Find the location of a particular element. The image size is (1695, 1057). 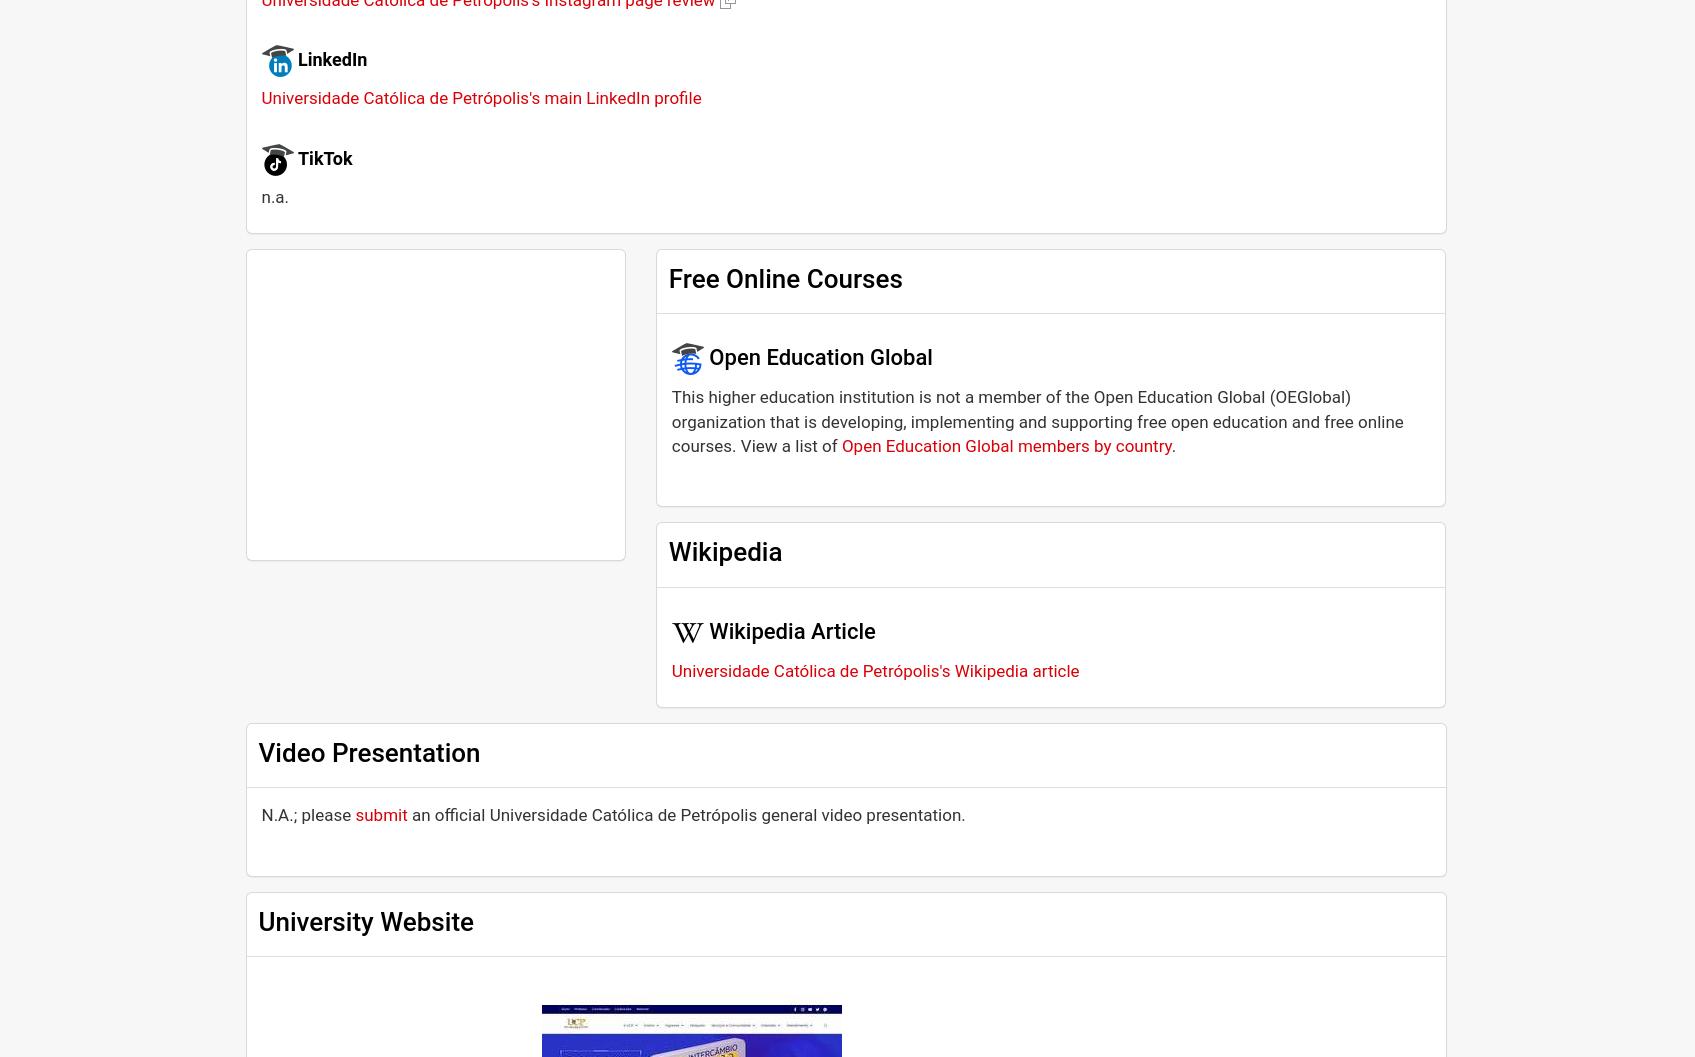

'Wikipedia Article' is located at coordinates (789, 630).